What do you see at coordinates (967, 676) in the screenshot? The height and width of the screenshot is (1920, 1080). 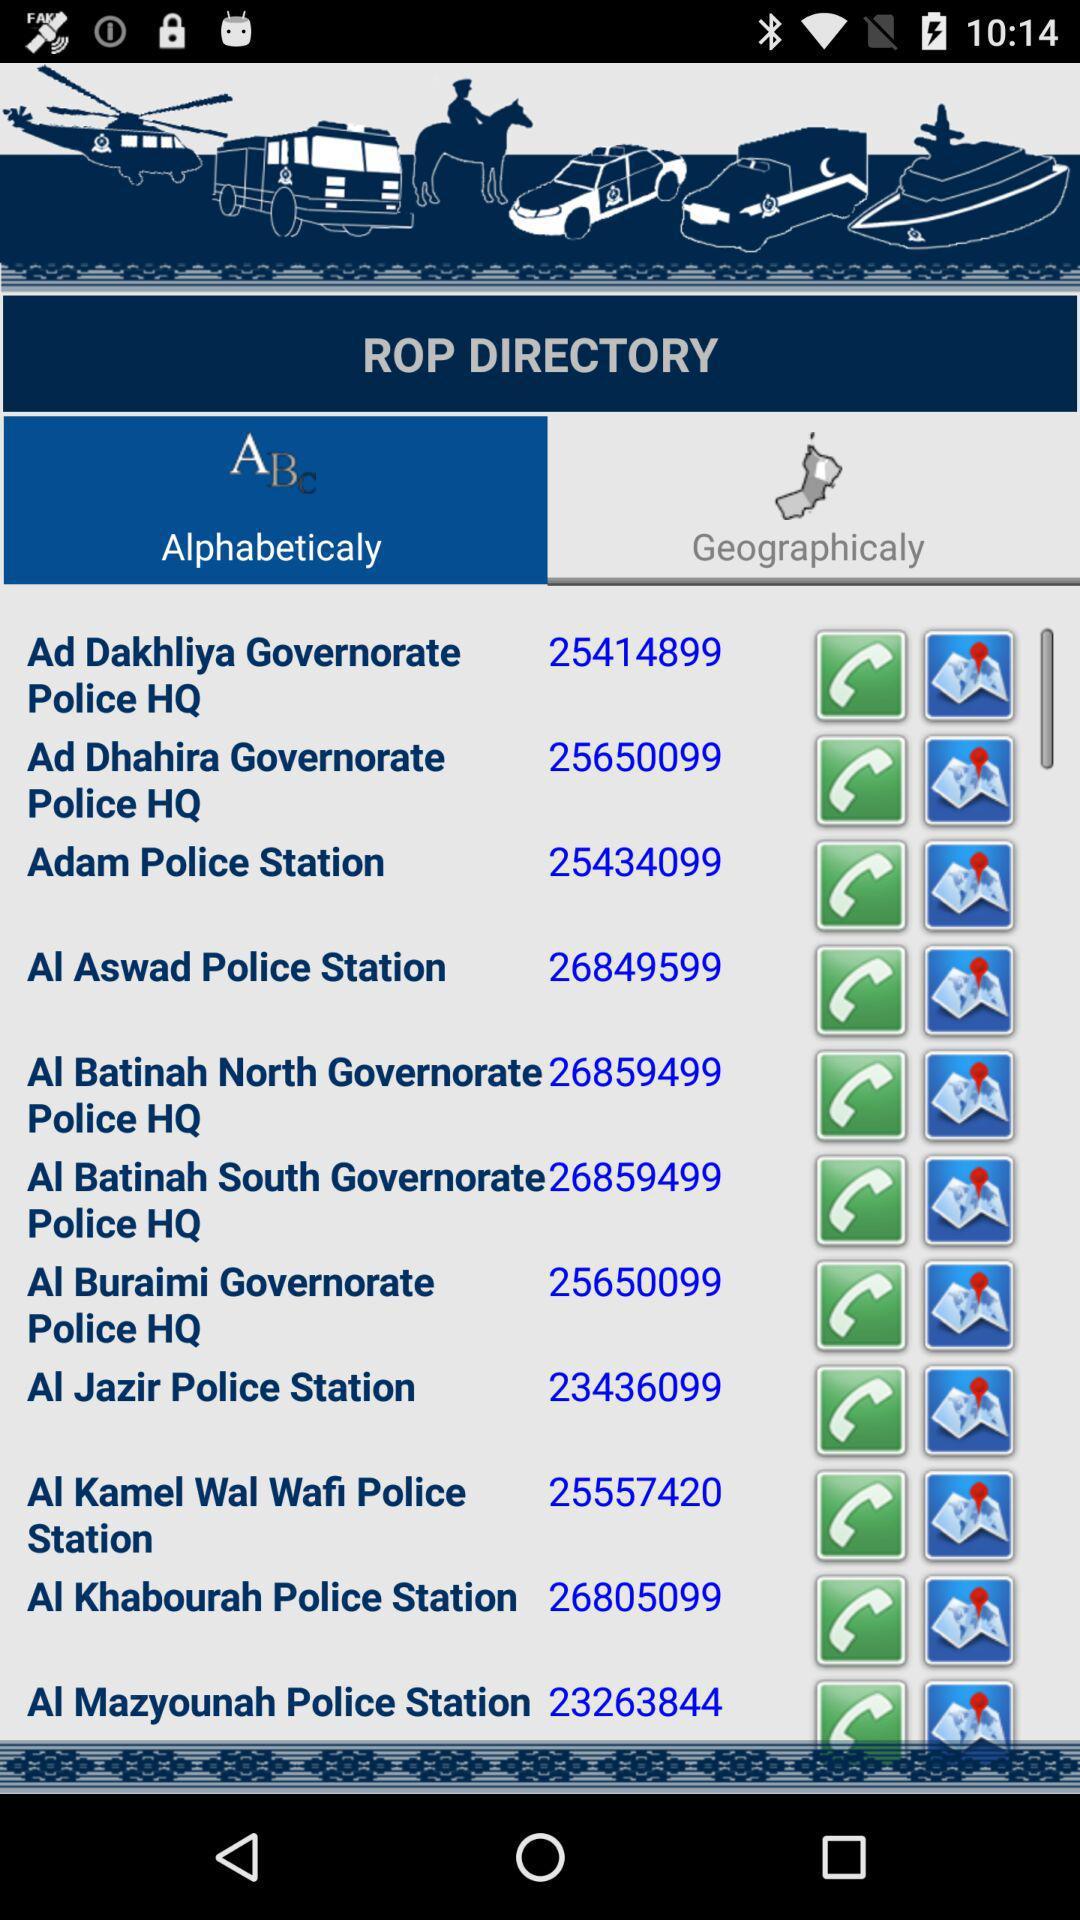 I see `show on map` at bounding box center [967, 676].